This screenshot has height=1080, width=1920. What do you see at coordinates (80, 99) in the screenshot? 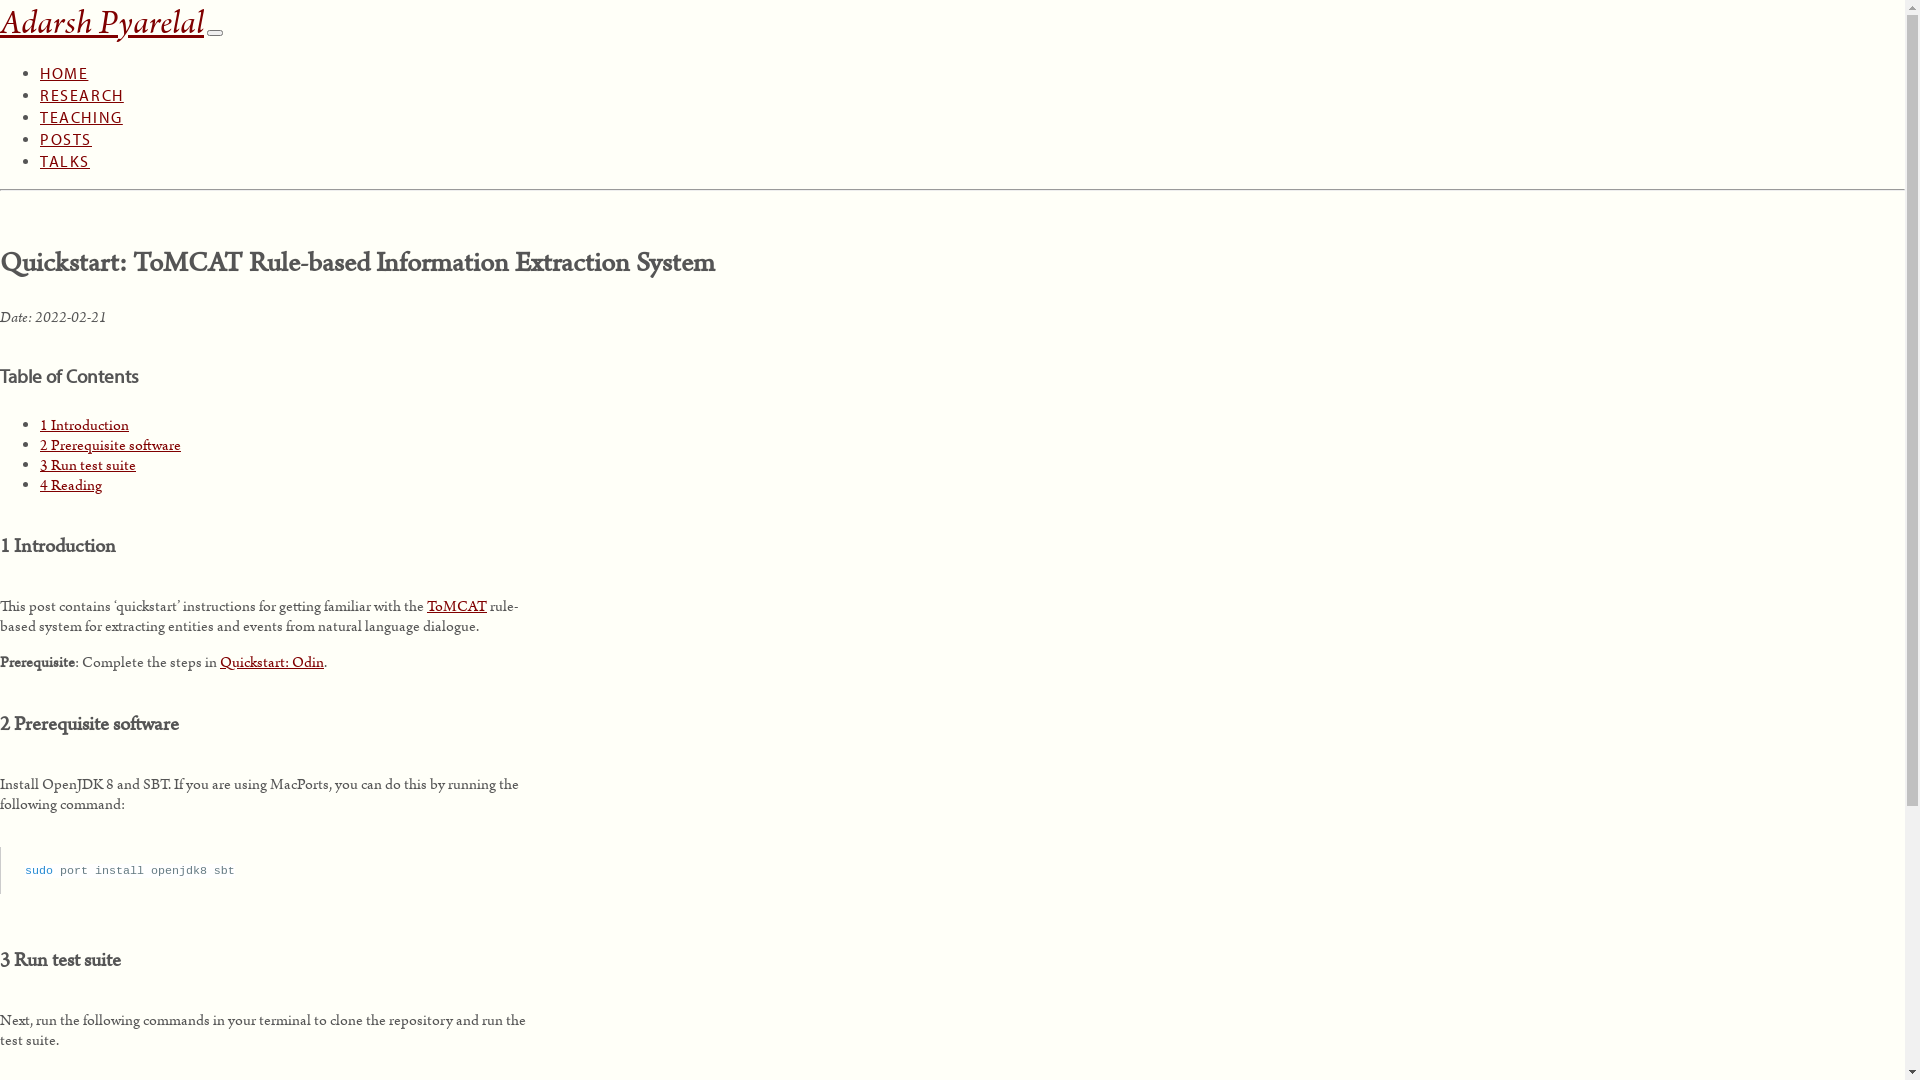
I see `'TEACHING'` at bounding box center [80, 99].